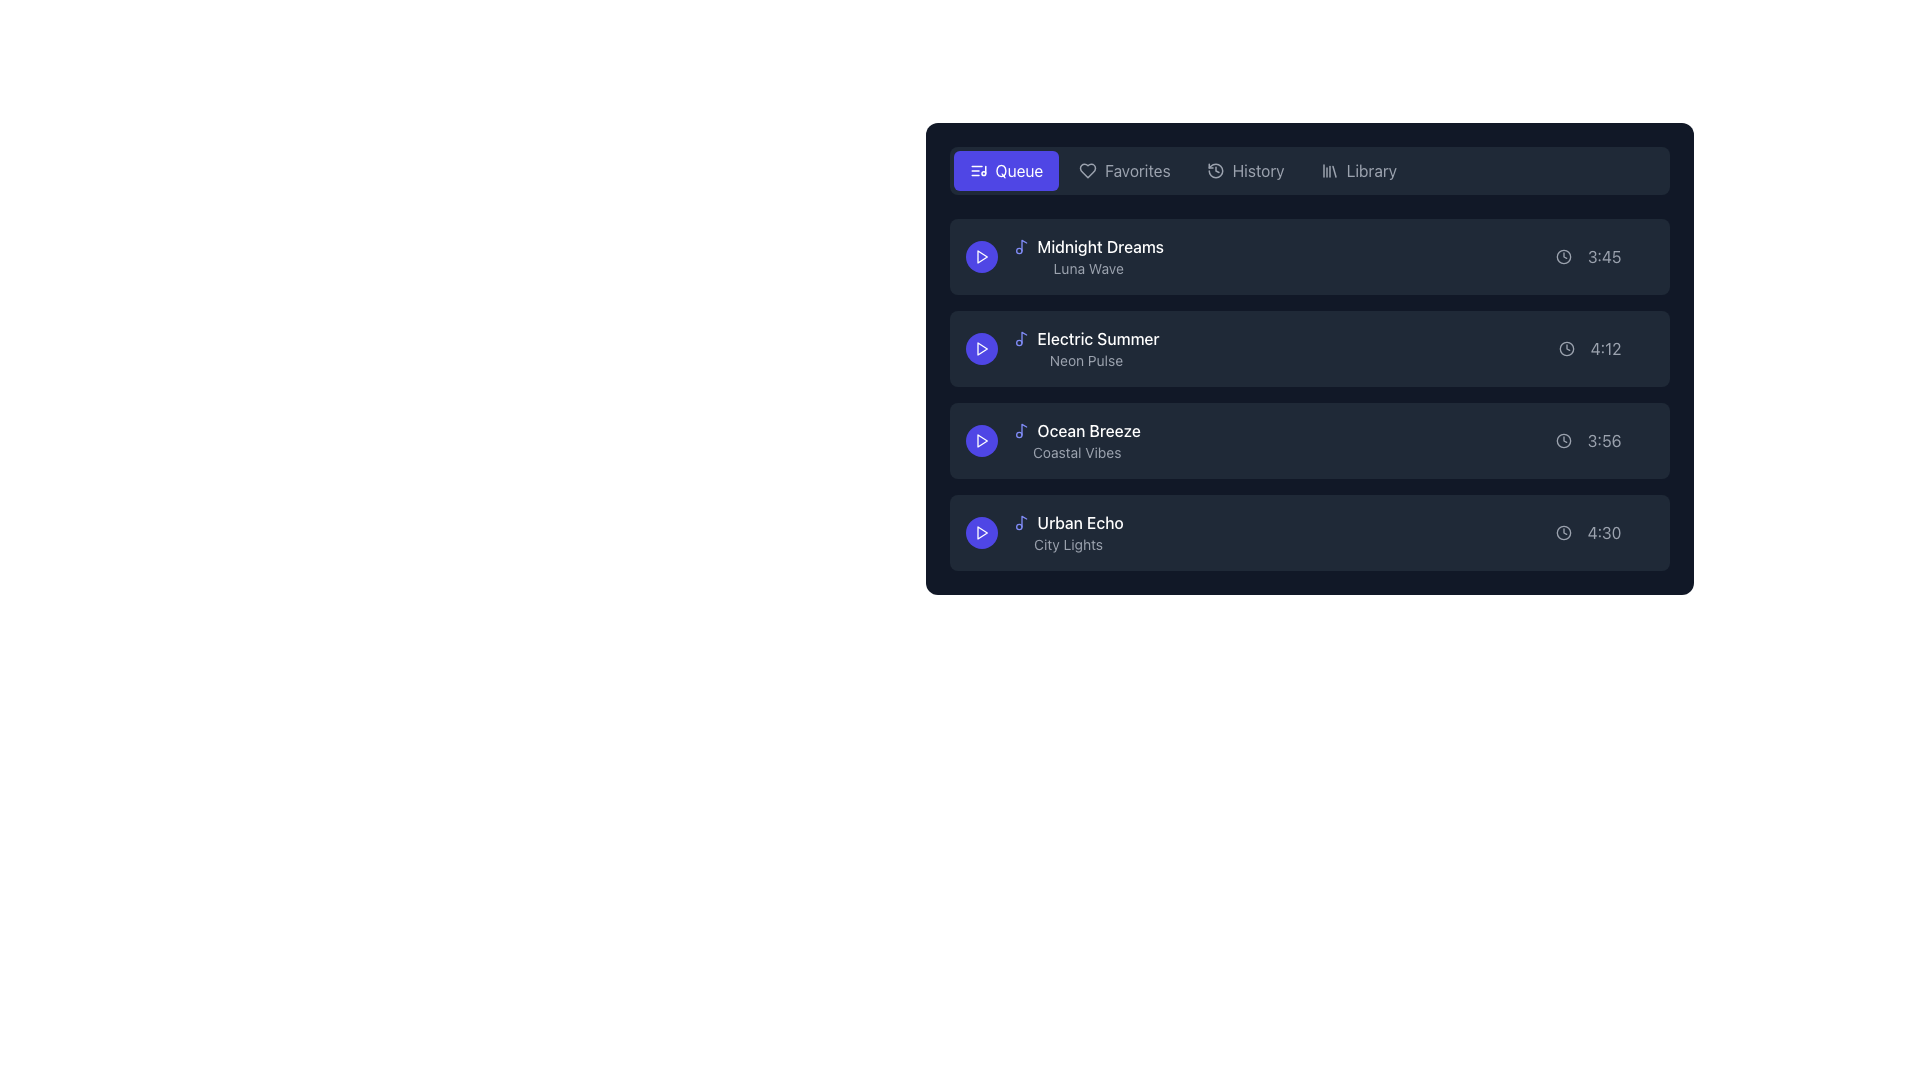  What do you see at coordinates (981, 439) in the screenshot?
I see `the Play Button icon located inside a circular button to initiate playback of the music track 'Ocean Breeze'` at bounding box center [981, 439].